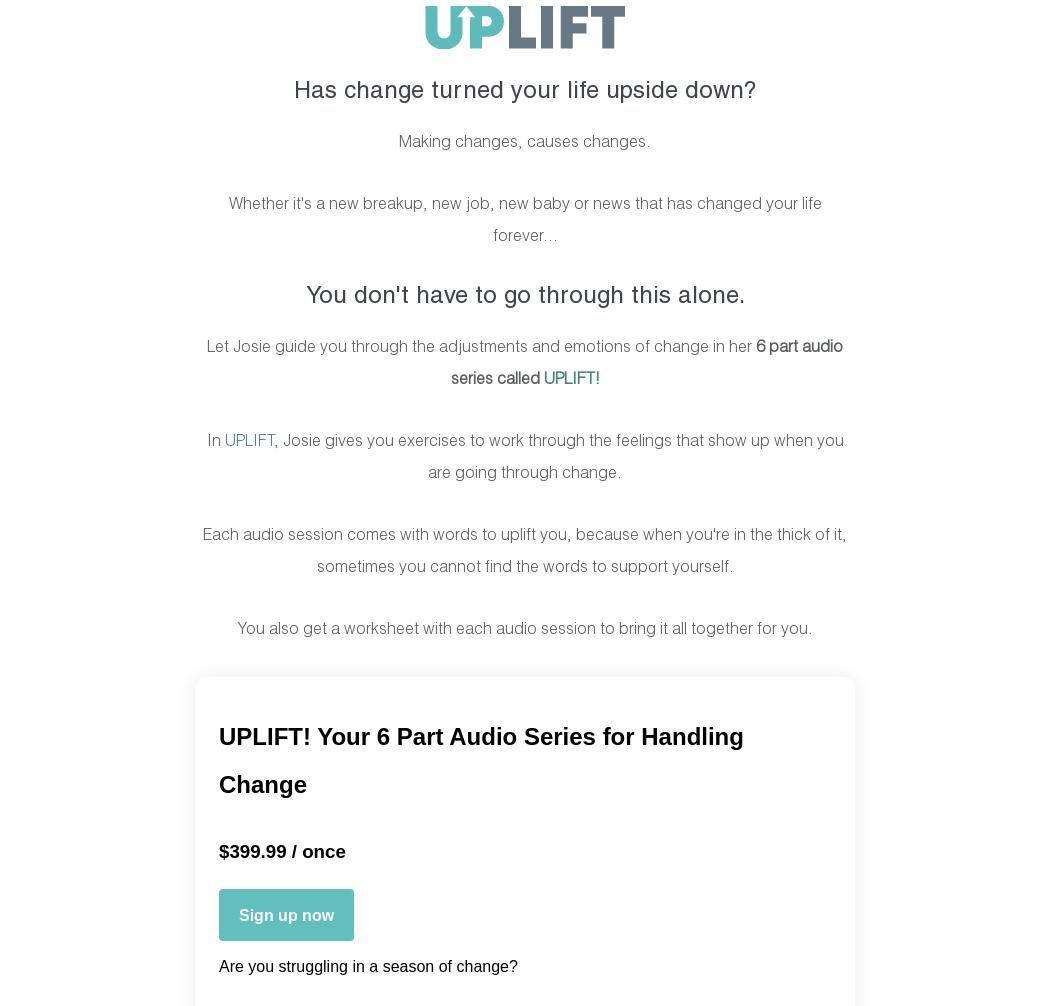 This screenshot has height=1006, width=1050. Describe the element at coordinates (250, 441) in the screenshot. I see `'UPLIFT,'` at that location.